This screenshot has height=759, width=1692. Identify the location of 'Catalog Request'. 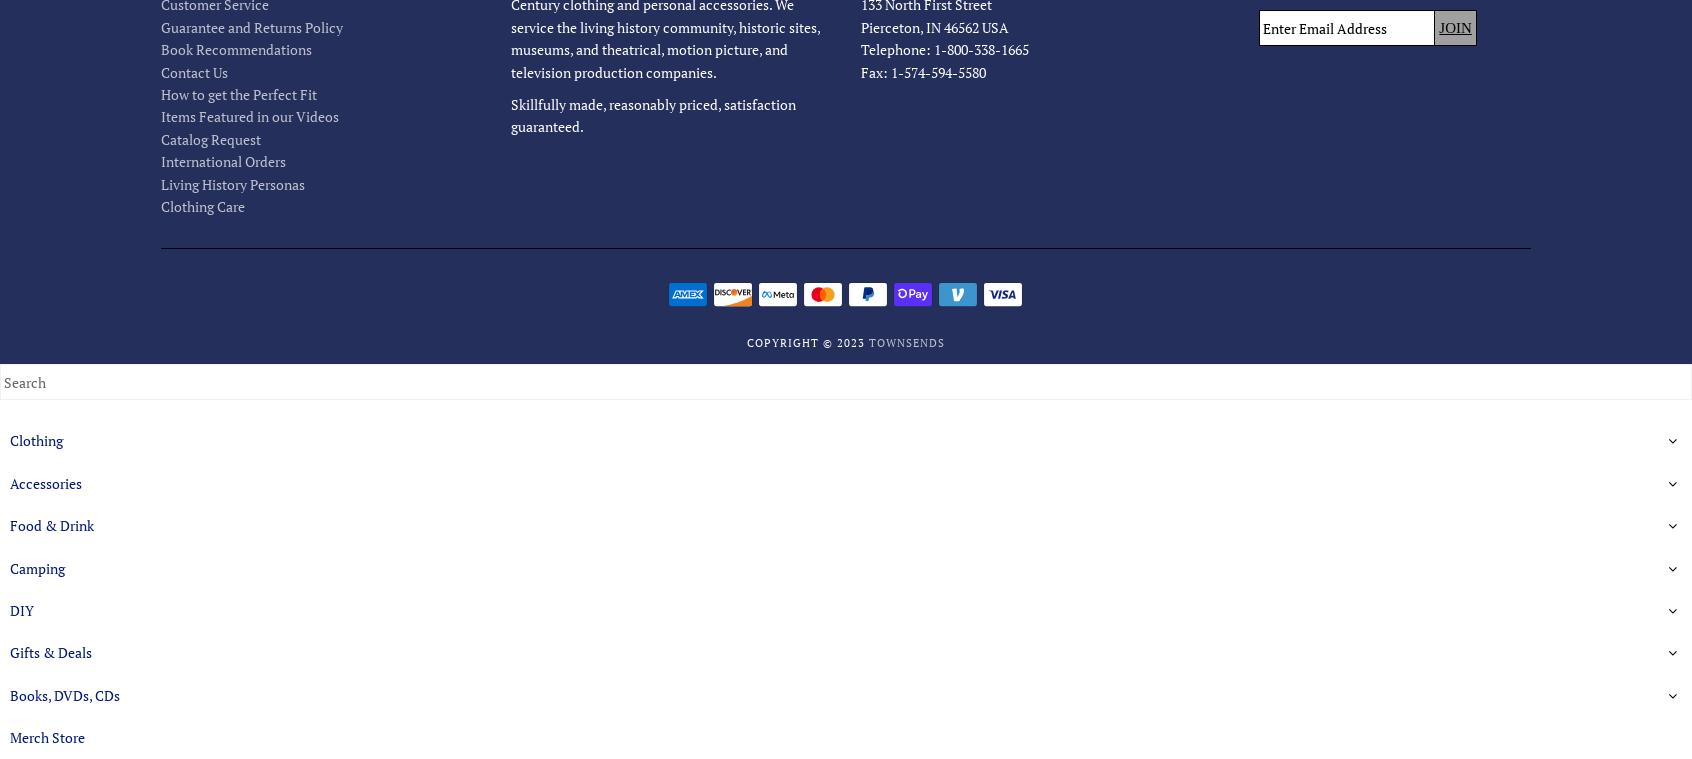
(208, 138).